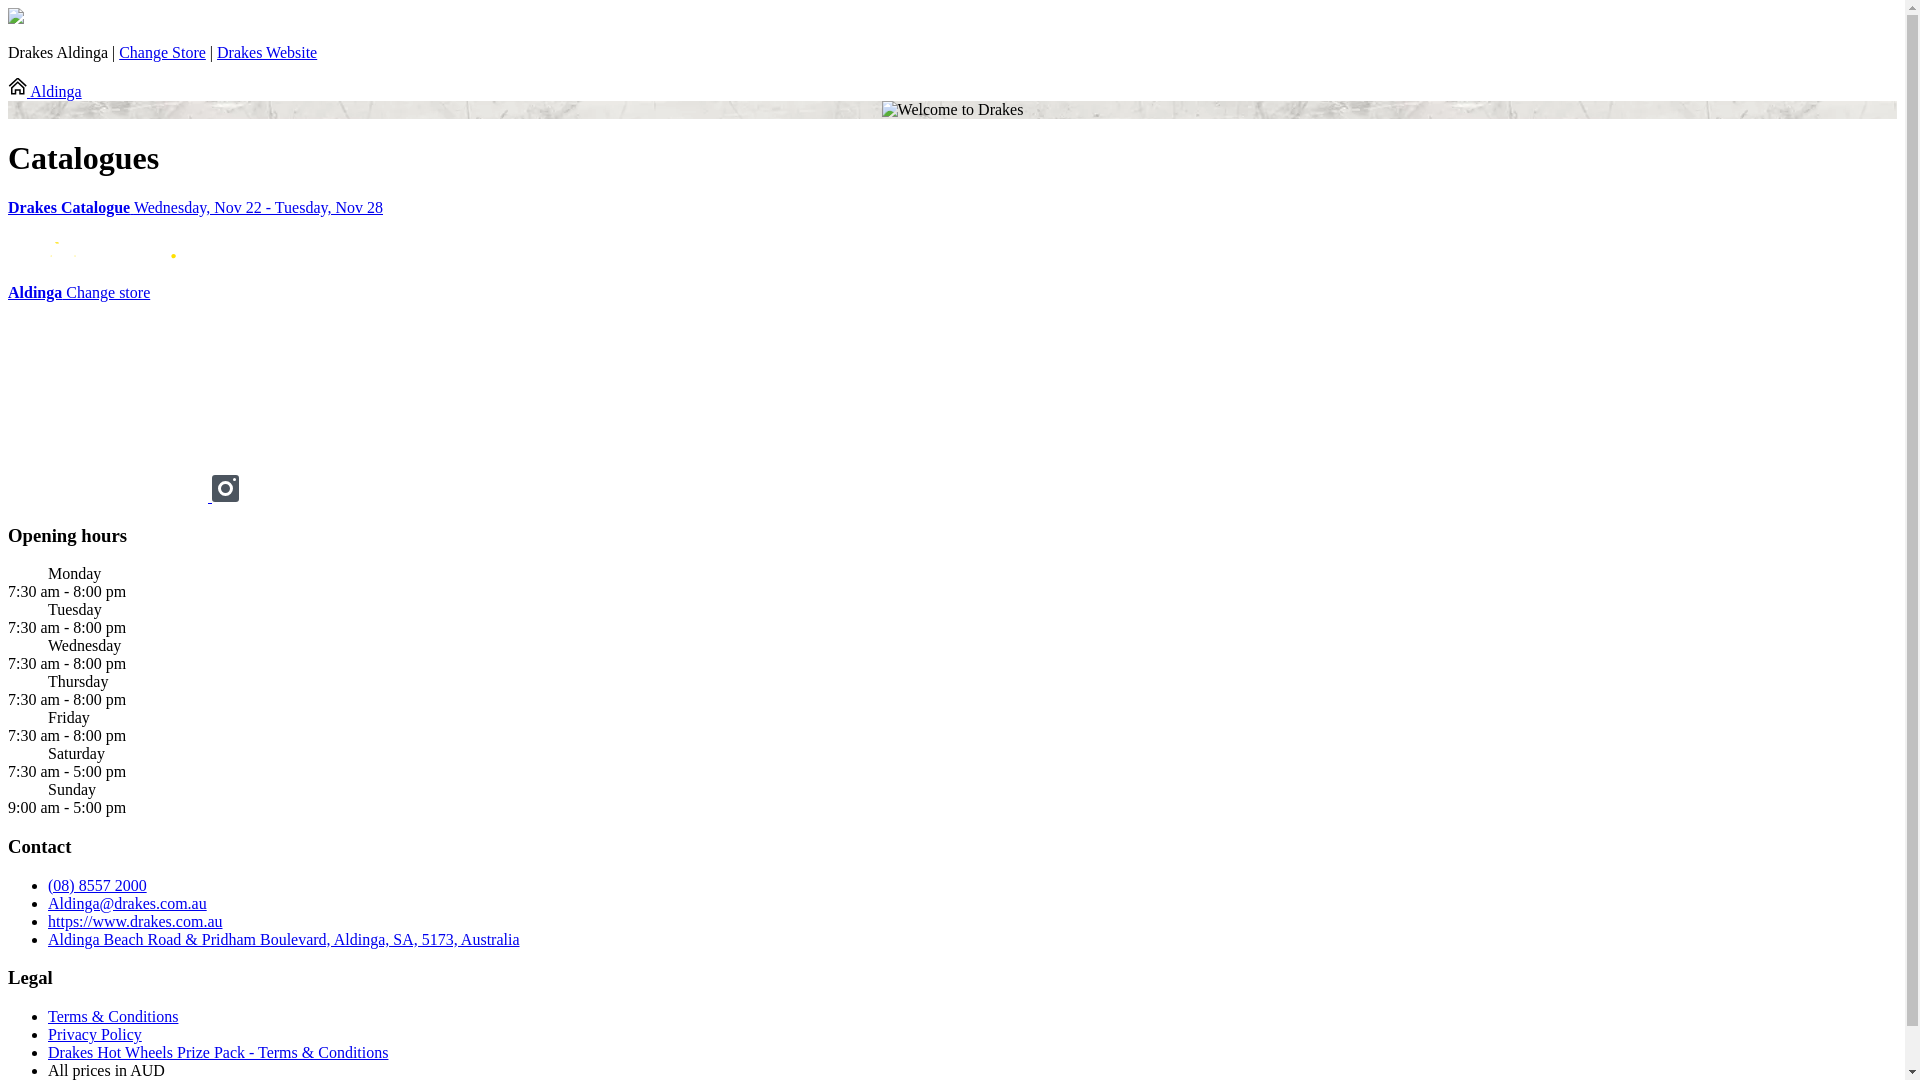  Describe the element at coordinates (48, 1016) in the screenshot. I see `'Terms & Conditions'` at that location.